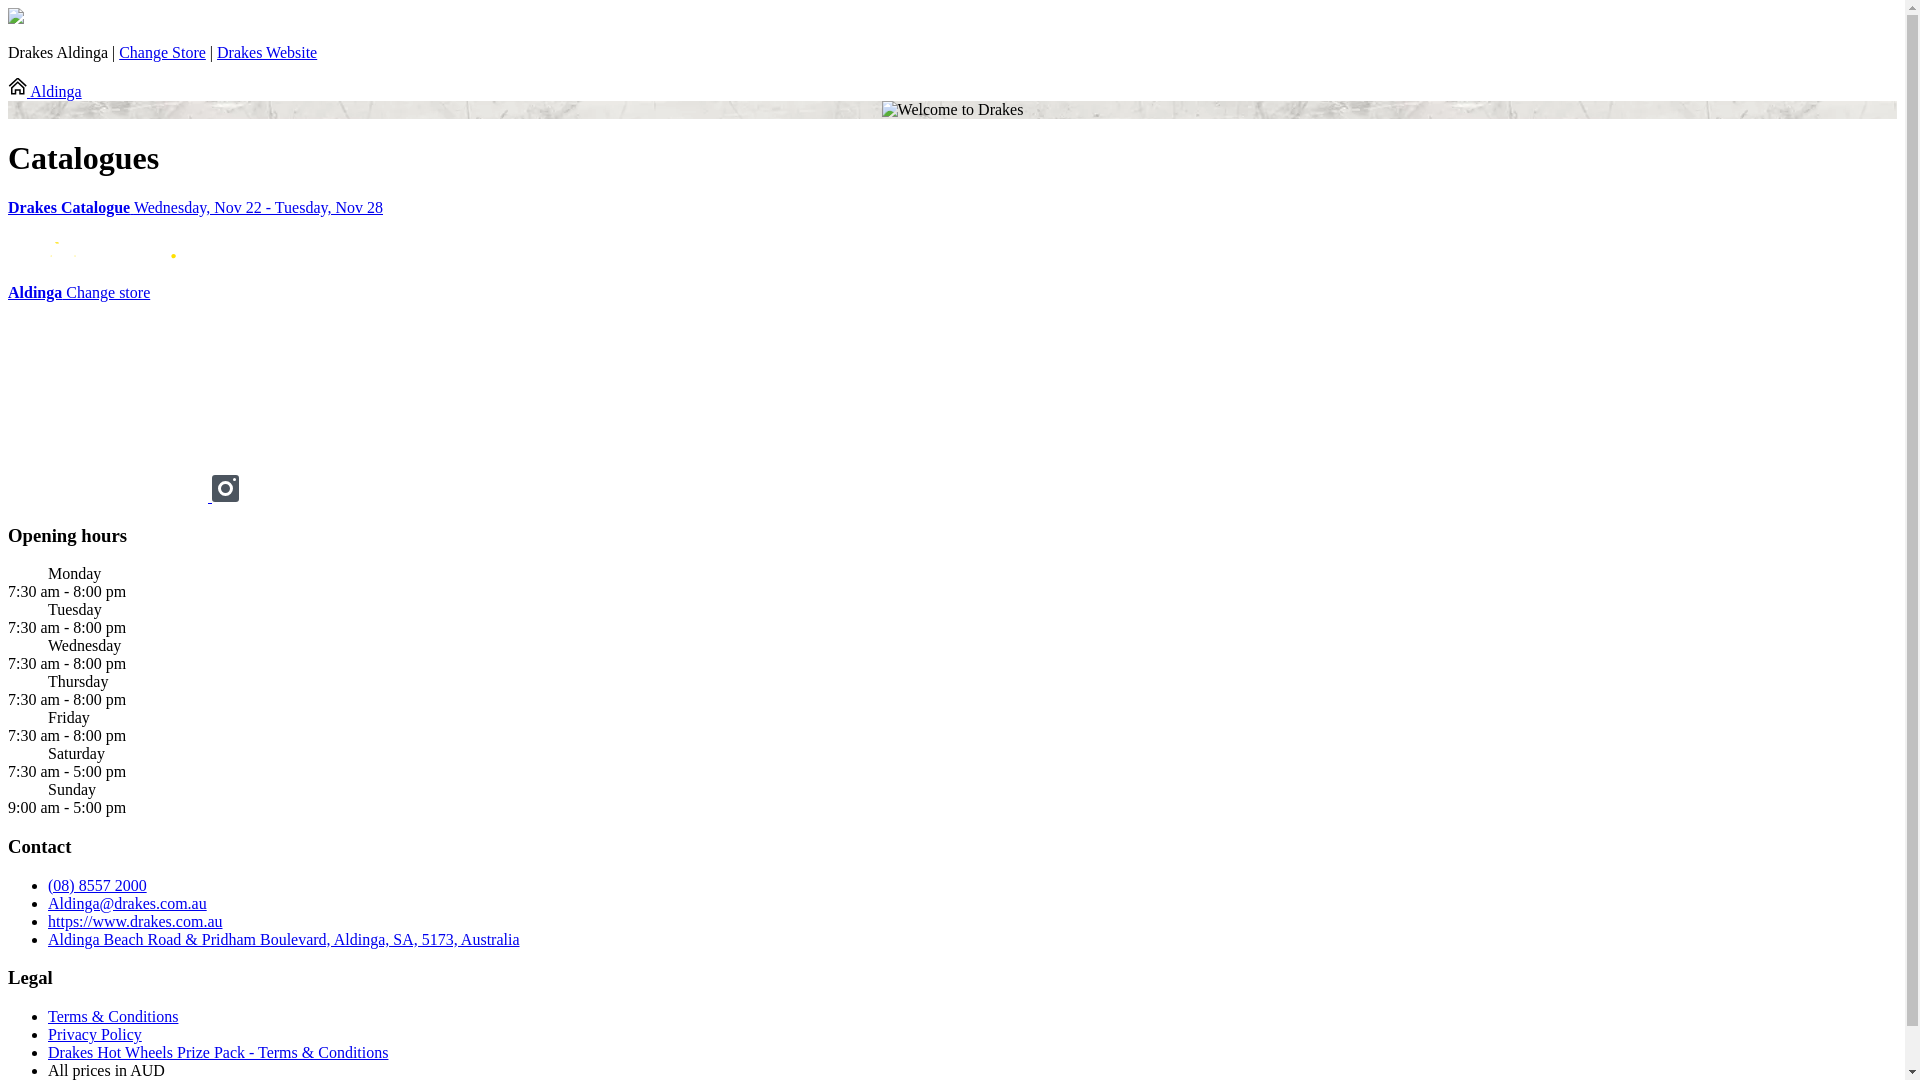  Describe the element at coordinates (48, 1016) in the screenshot. I see `'Terms & Conditions'` at that location.